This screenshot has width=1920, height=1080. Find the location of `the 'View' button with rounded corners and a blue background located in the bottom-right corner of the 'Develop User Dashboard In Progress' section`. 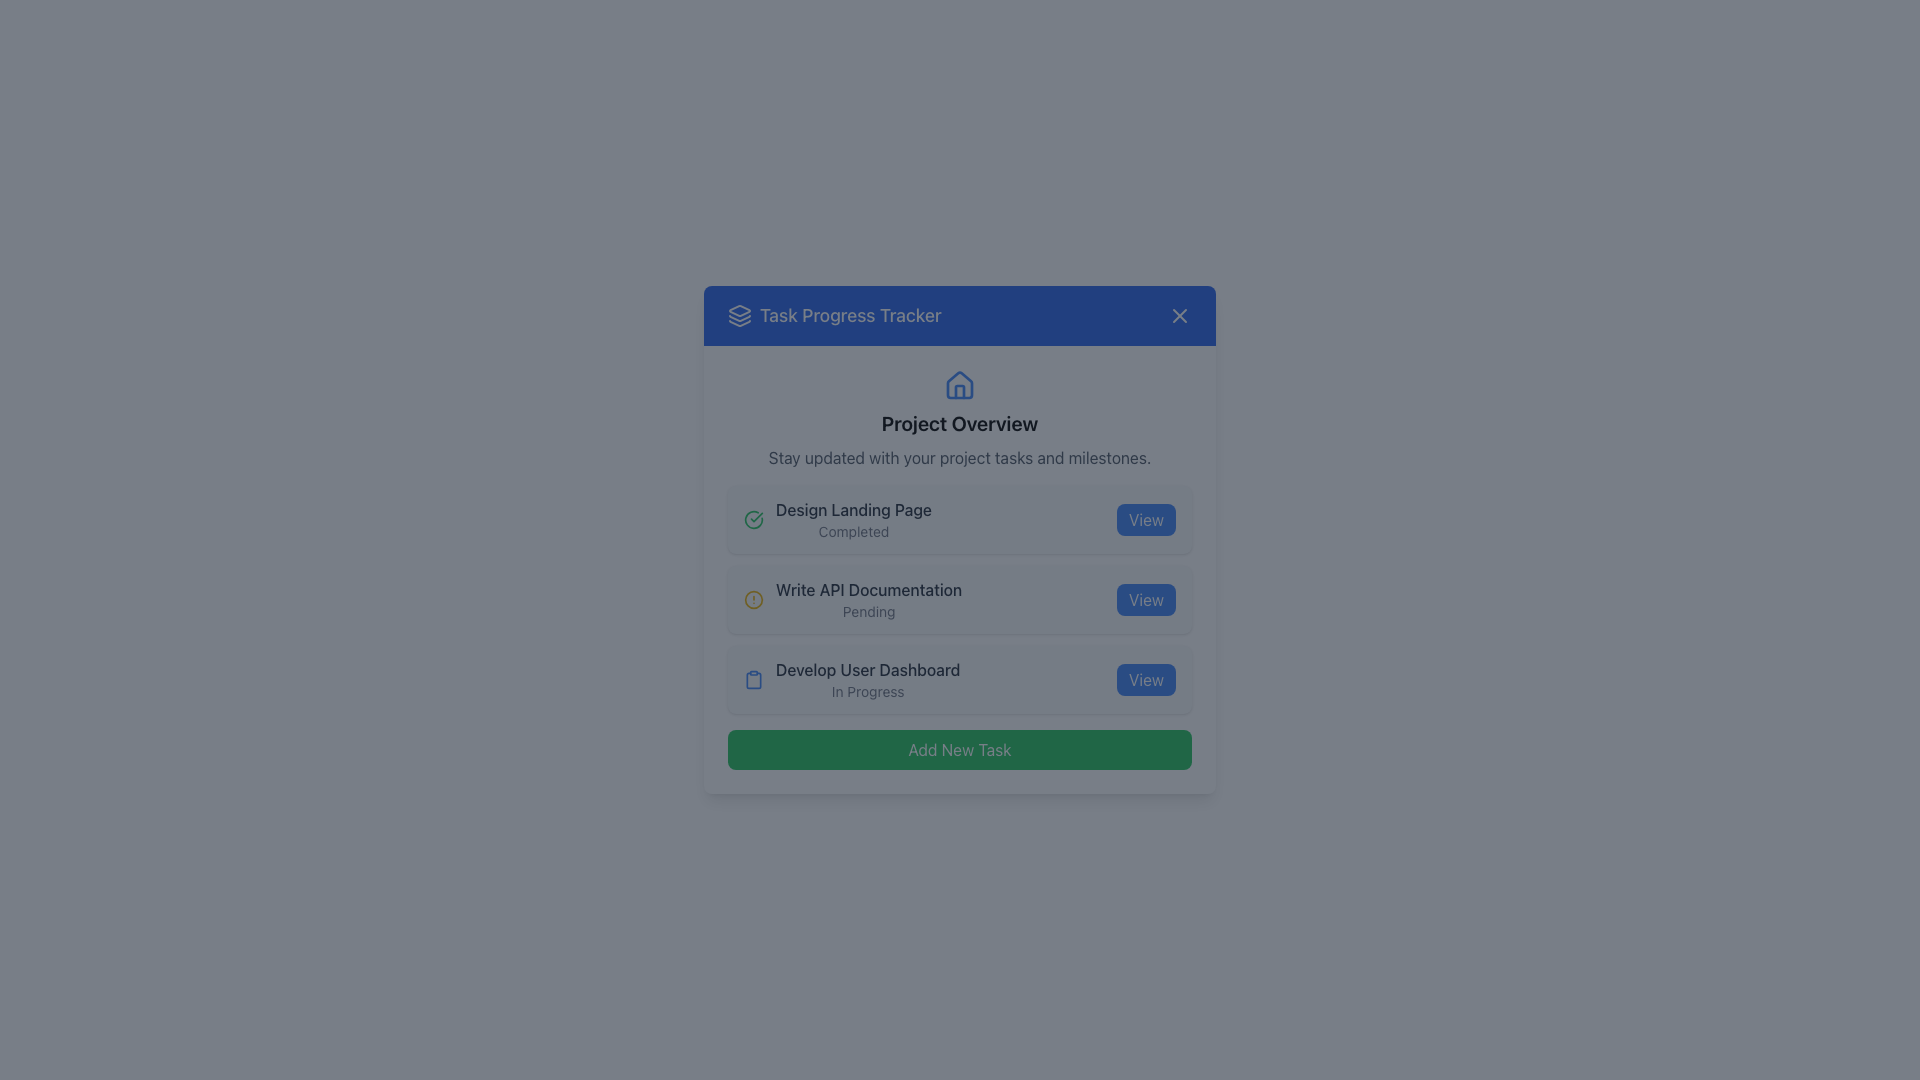

the 'View' button with rounded corners and a blue background located in the bottom-right corner of the 'Develop User Dashboard In Progress' section is located at coordinates (1146, 678).